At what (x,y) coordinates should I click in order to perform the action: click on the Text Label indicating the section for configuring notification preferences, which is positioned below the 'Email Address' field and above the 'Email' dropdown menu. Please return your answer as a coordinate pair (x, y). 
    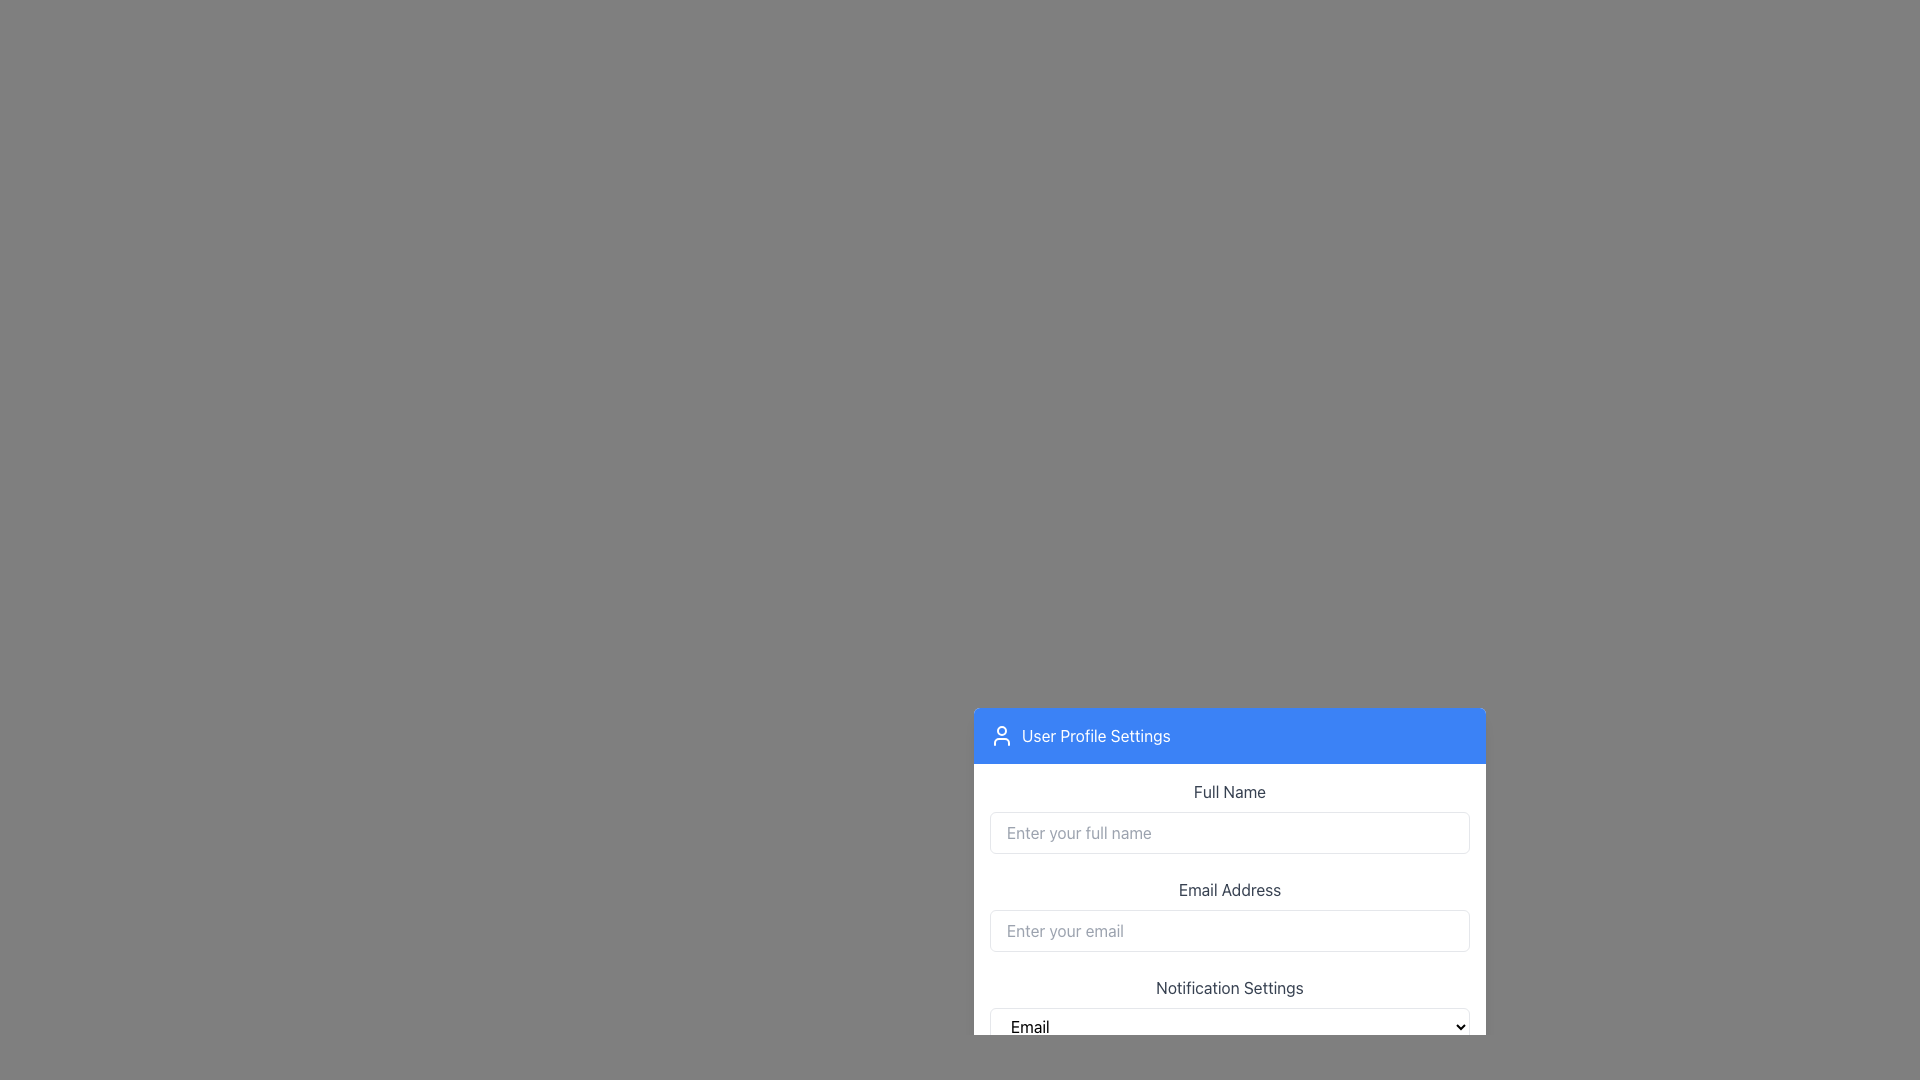
    Looking at the image, I should click on (1228, 986).